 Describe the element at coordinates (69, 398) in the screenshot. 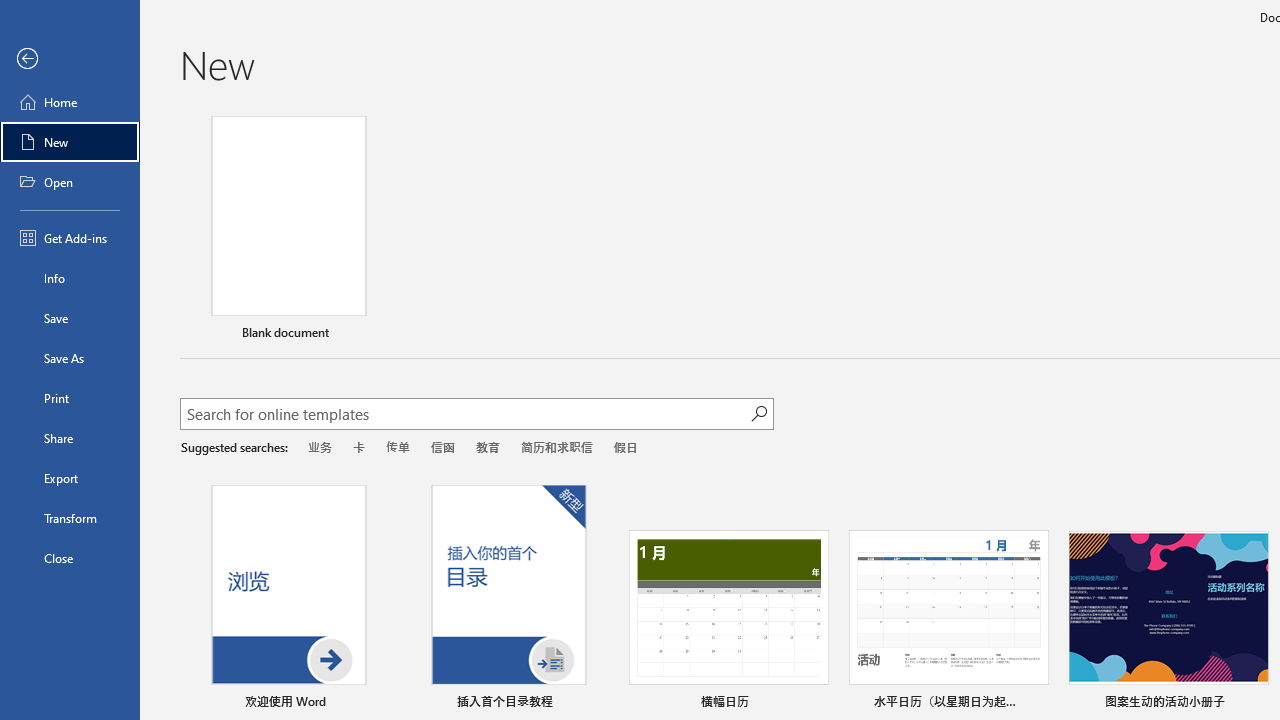

I see `'Print'` at that location.